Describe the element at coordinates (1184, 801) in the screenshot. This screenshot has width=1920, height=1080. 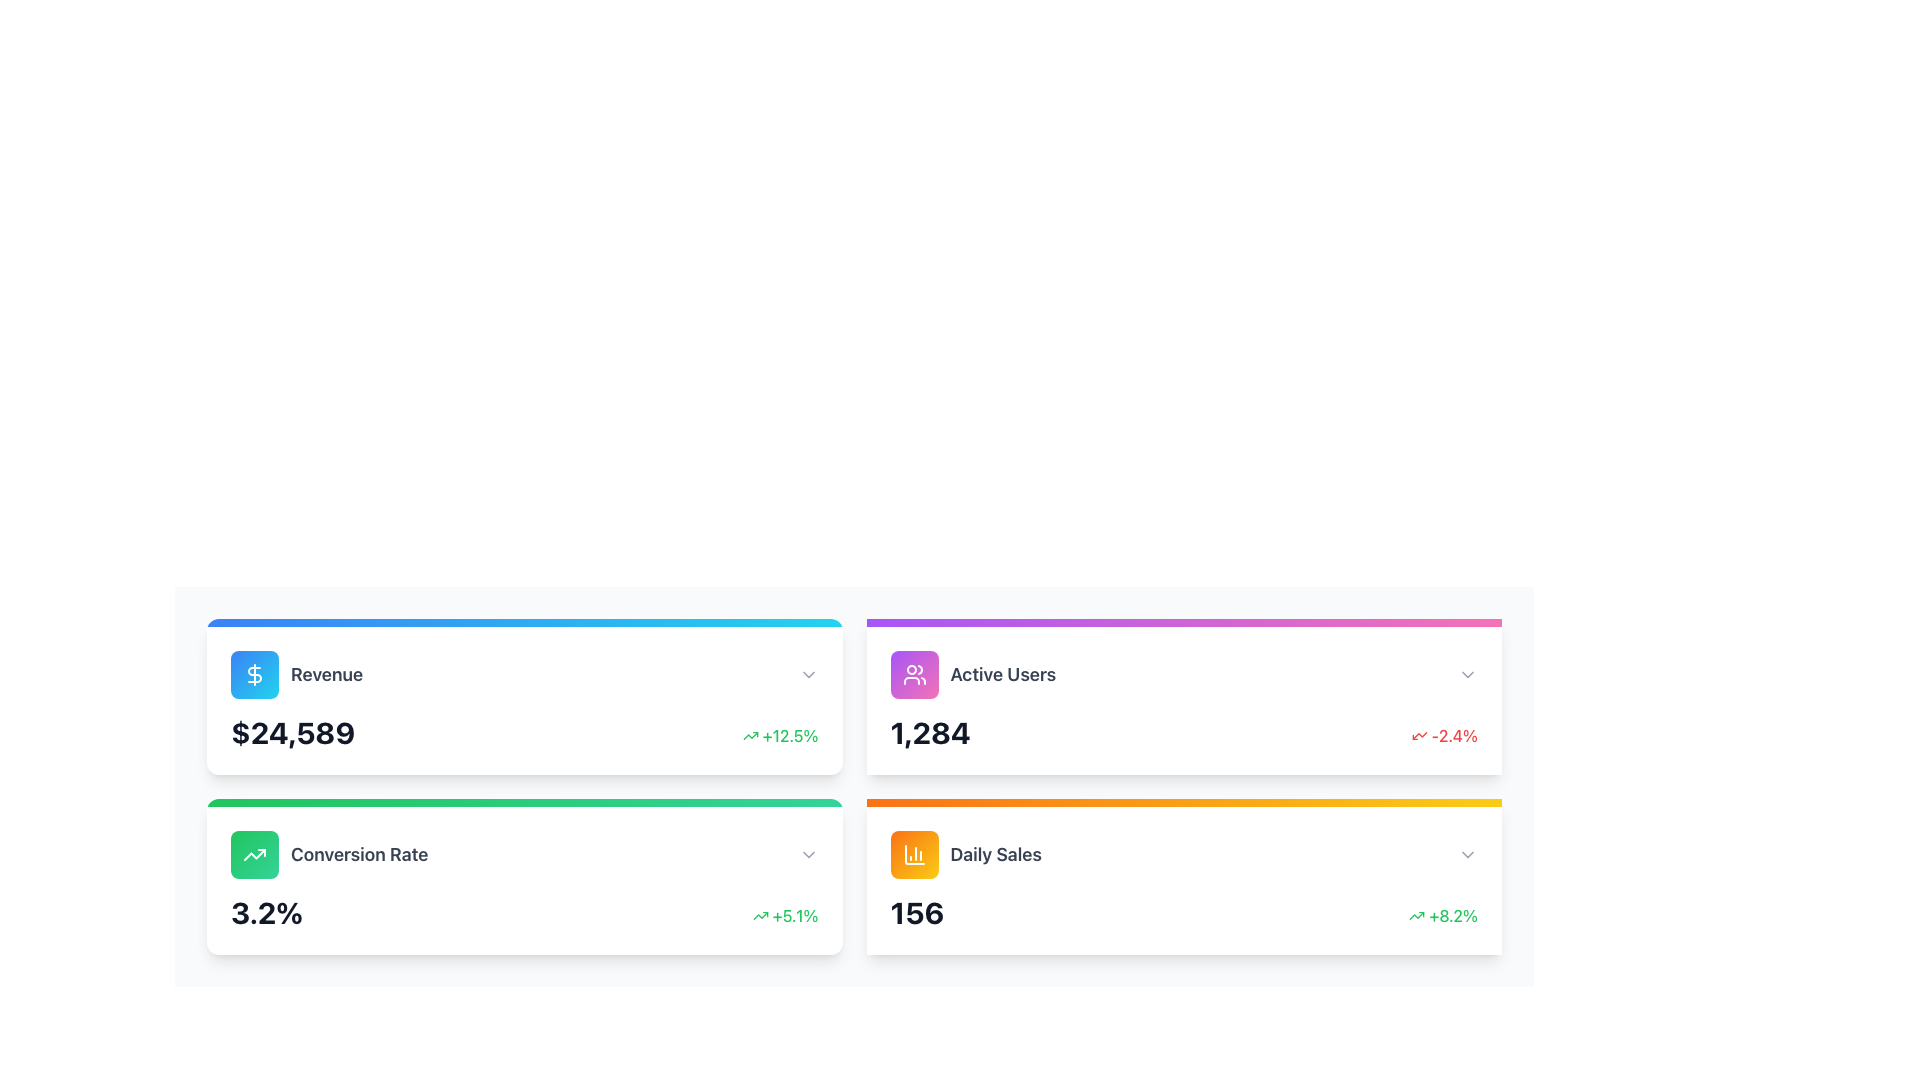
I see `the decorative progress bar at the top section of the 'Daily Sales' card, which features a color gradient from orange to yellow` at that location.